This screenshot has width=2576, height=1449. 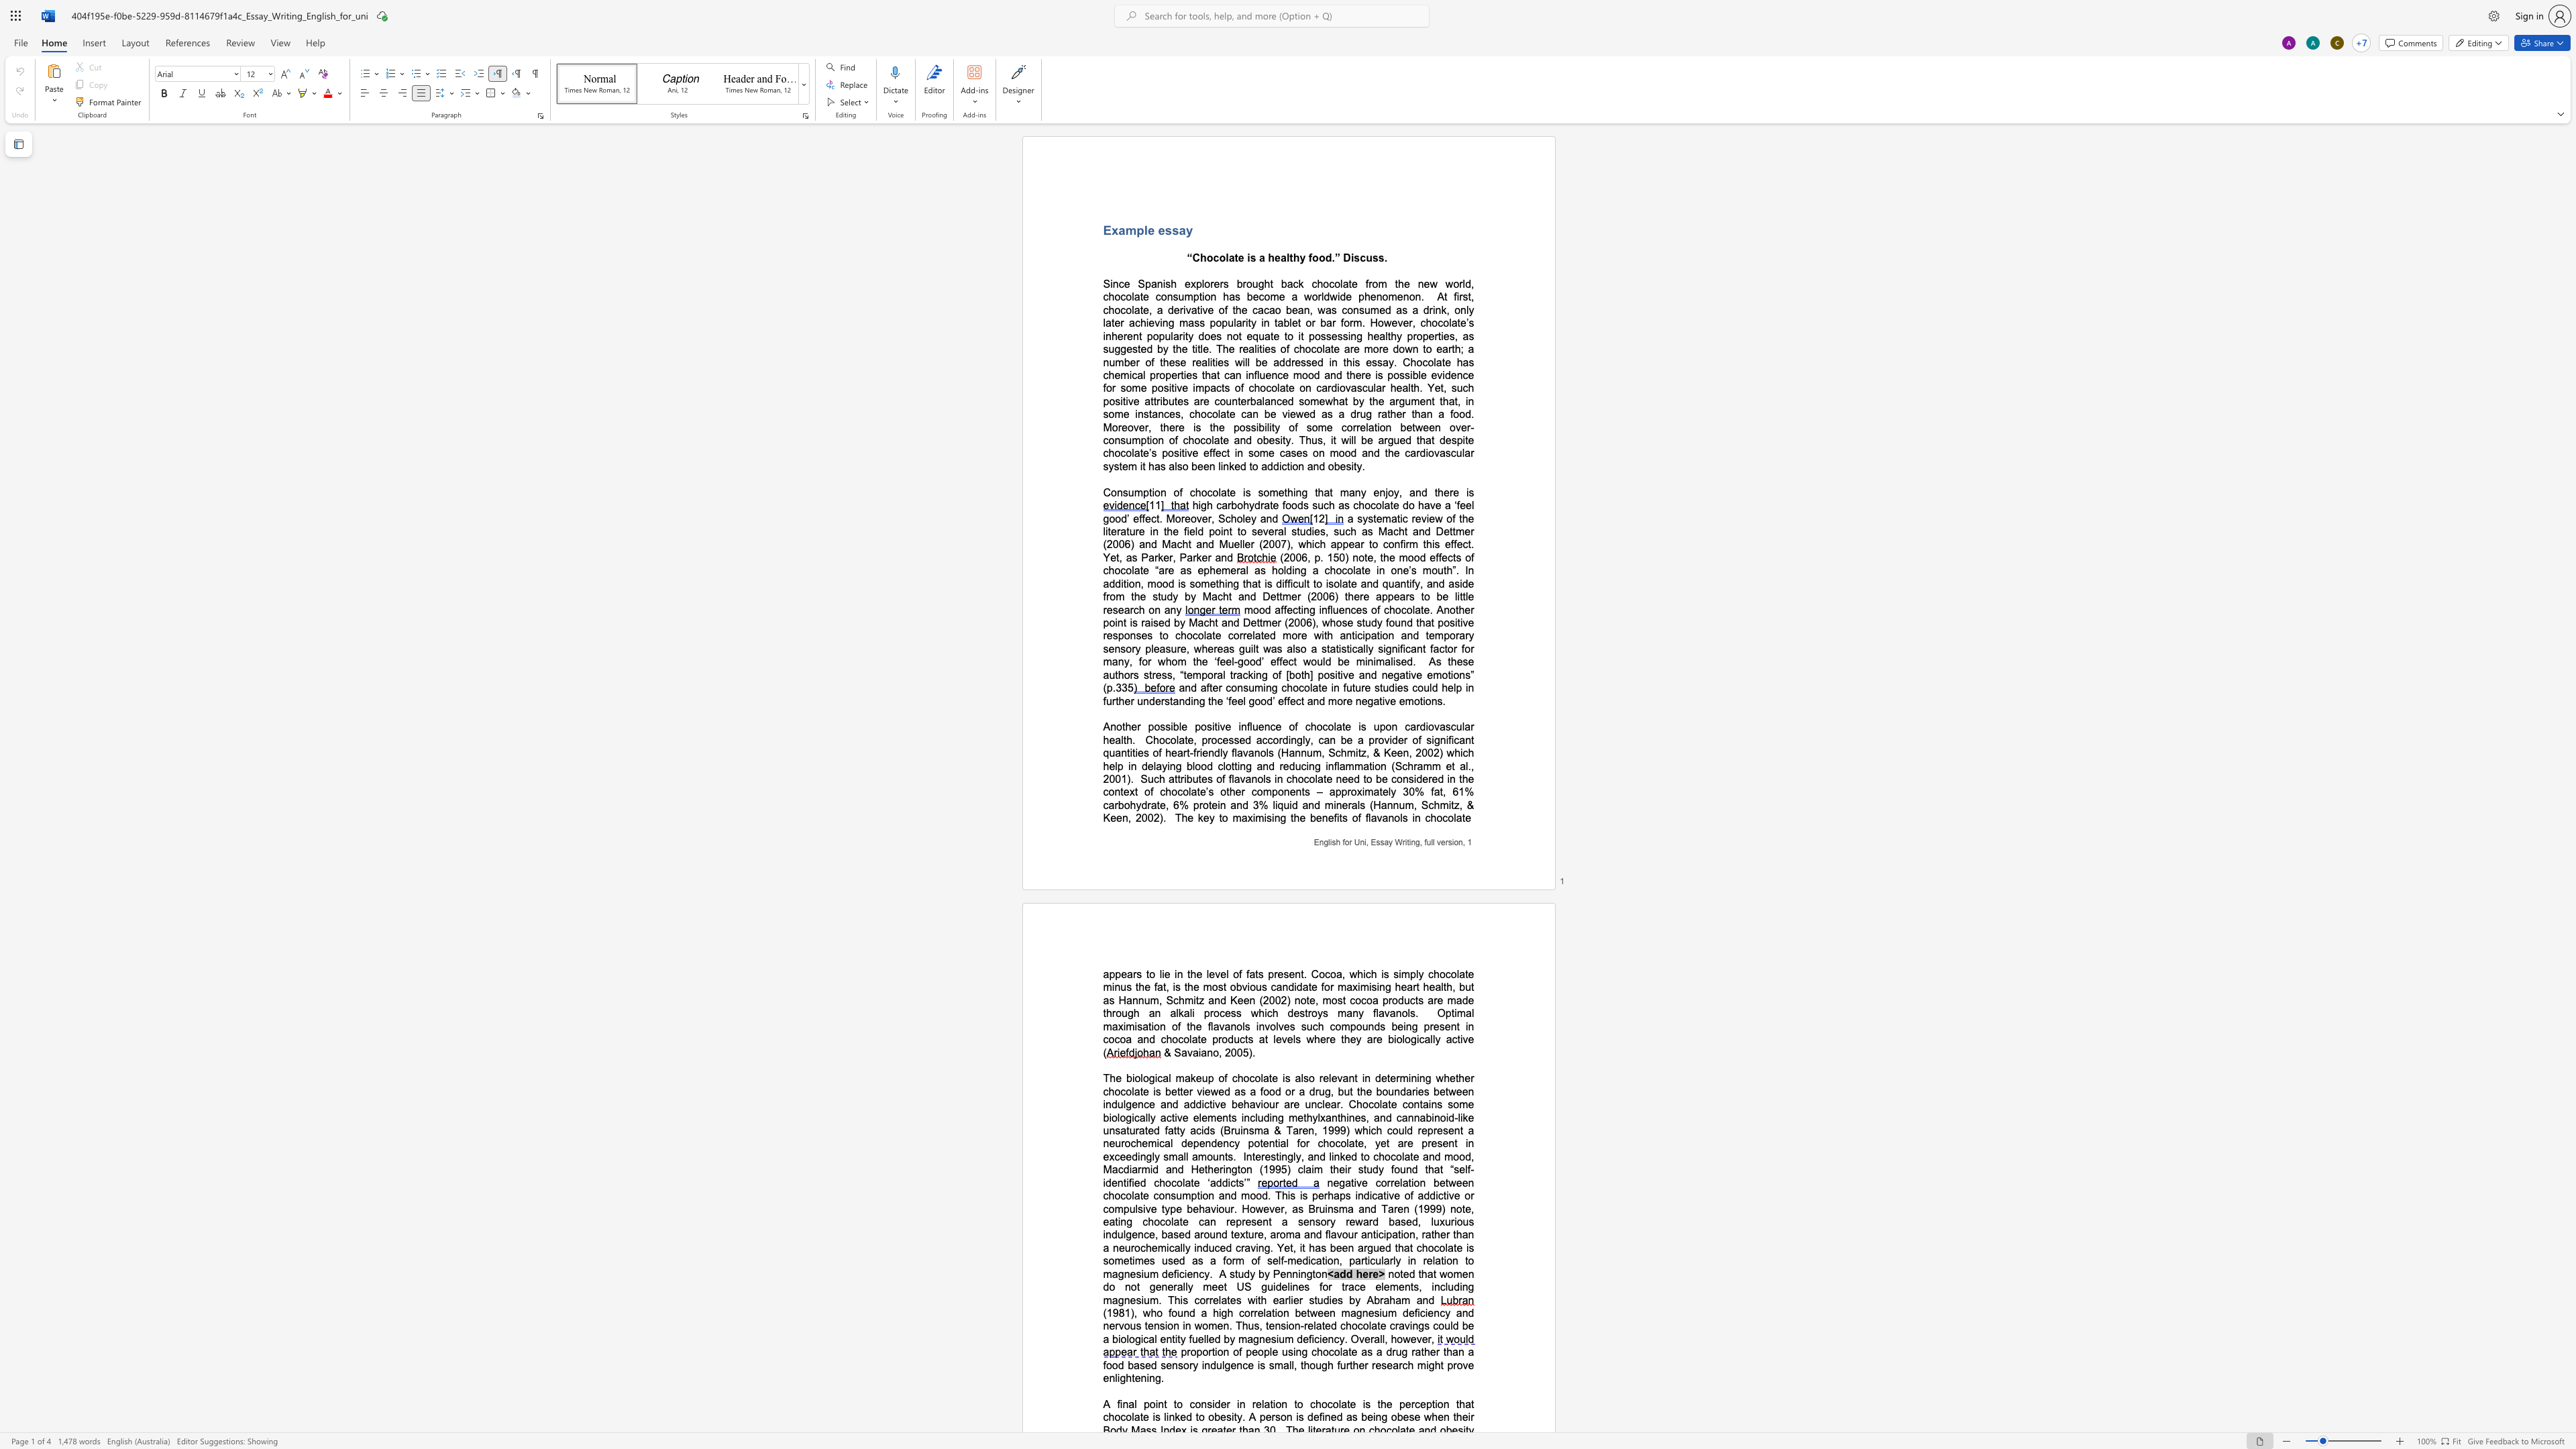 What do you see at coordinates (1263, 1077) in the screenshot?
I see `the space between the continuous character "l" and "a" in the text` at bounding box center [1263, 1077].